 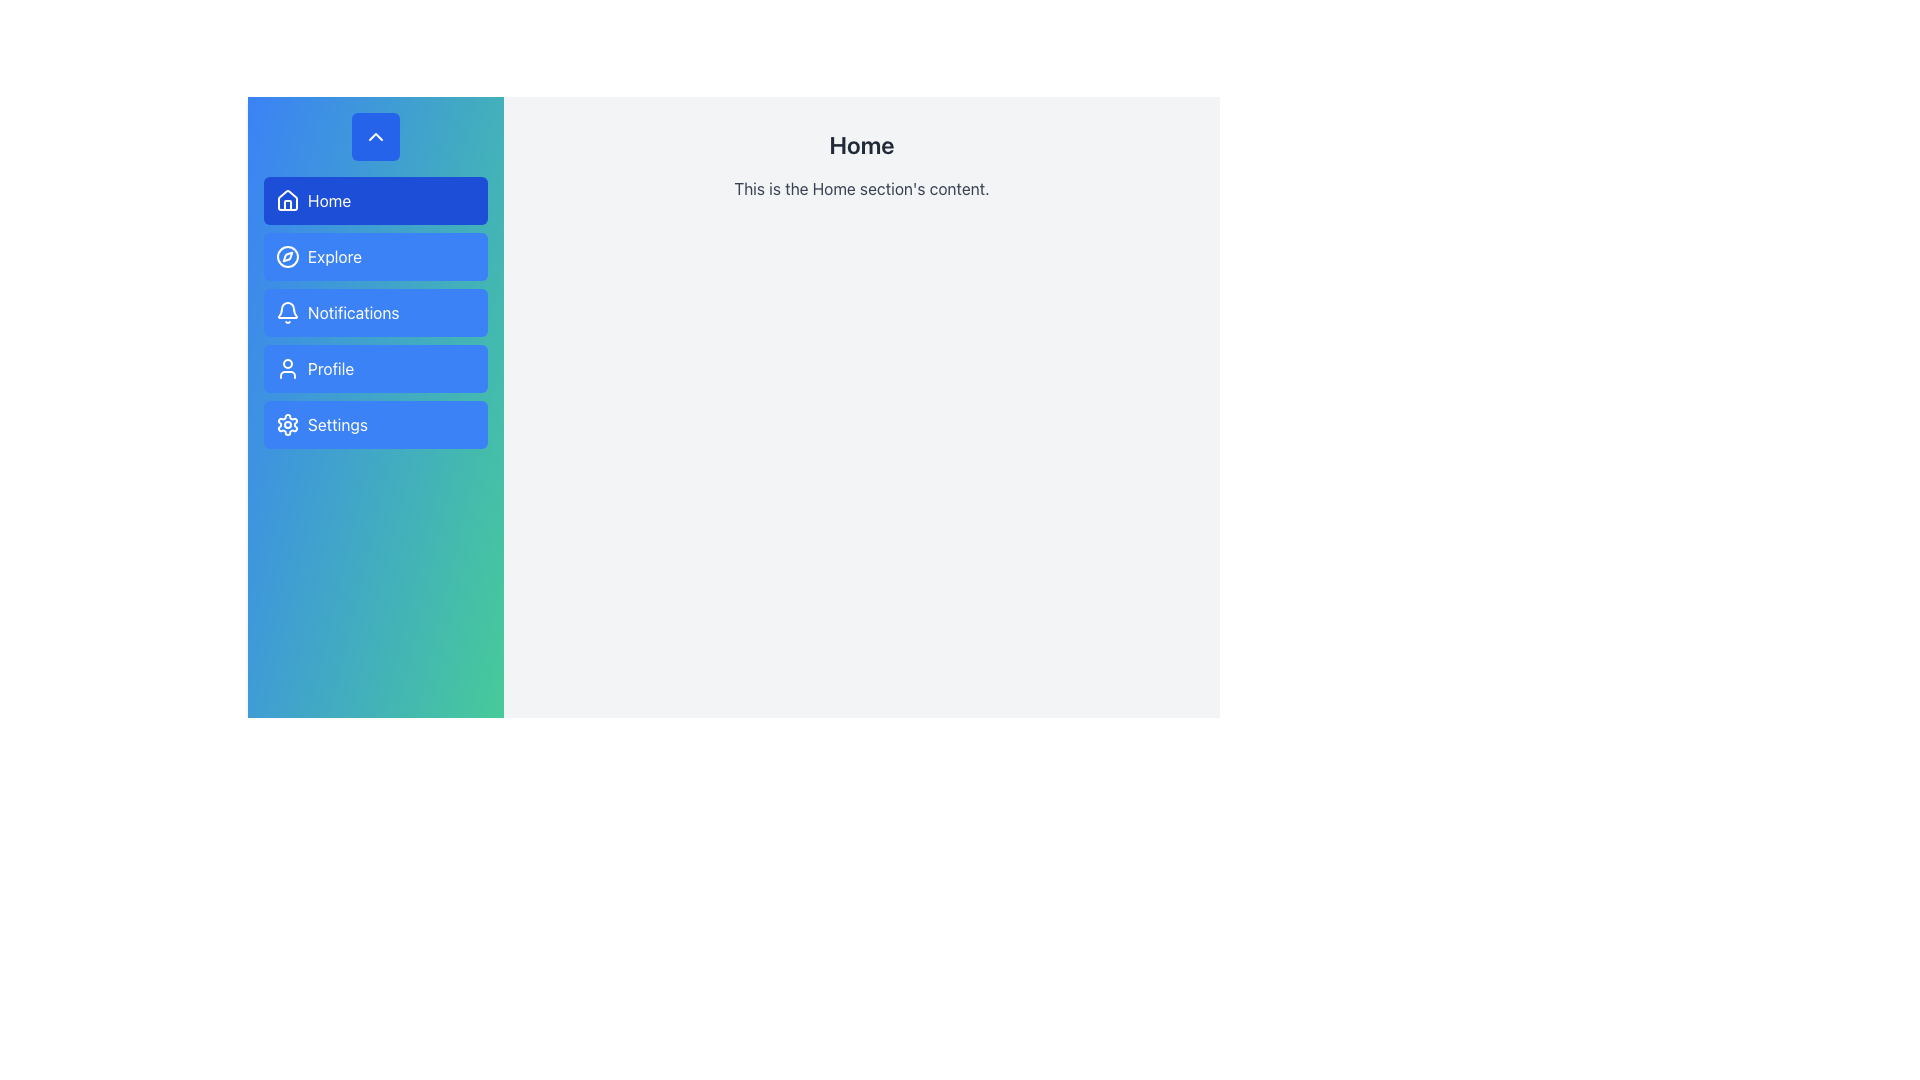 I want to click on the bell icon representing the Notifications menu, so click(x=287, y=312).